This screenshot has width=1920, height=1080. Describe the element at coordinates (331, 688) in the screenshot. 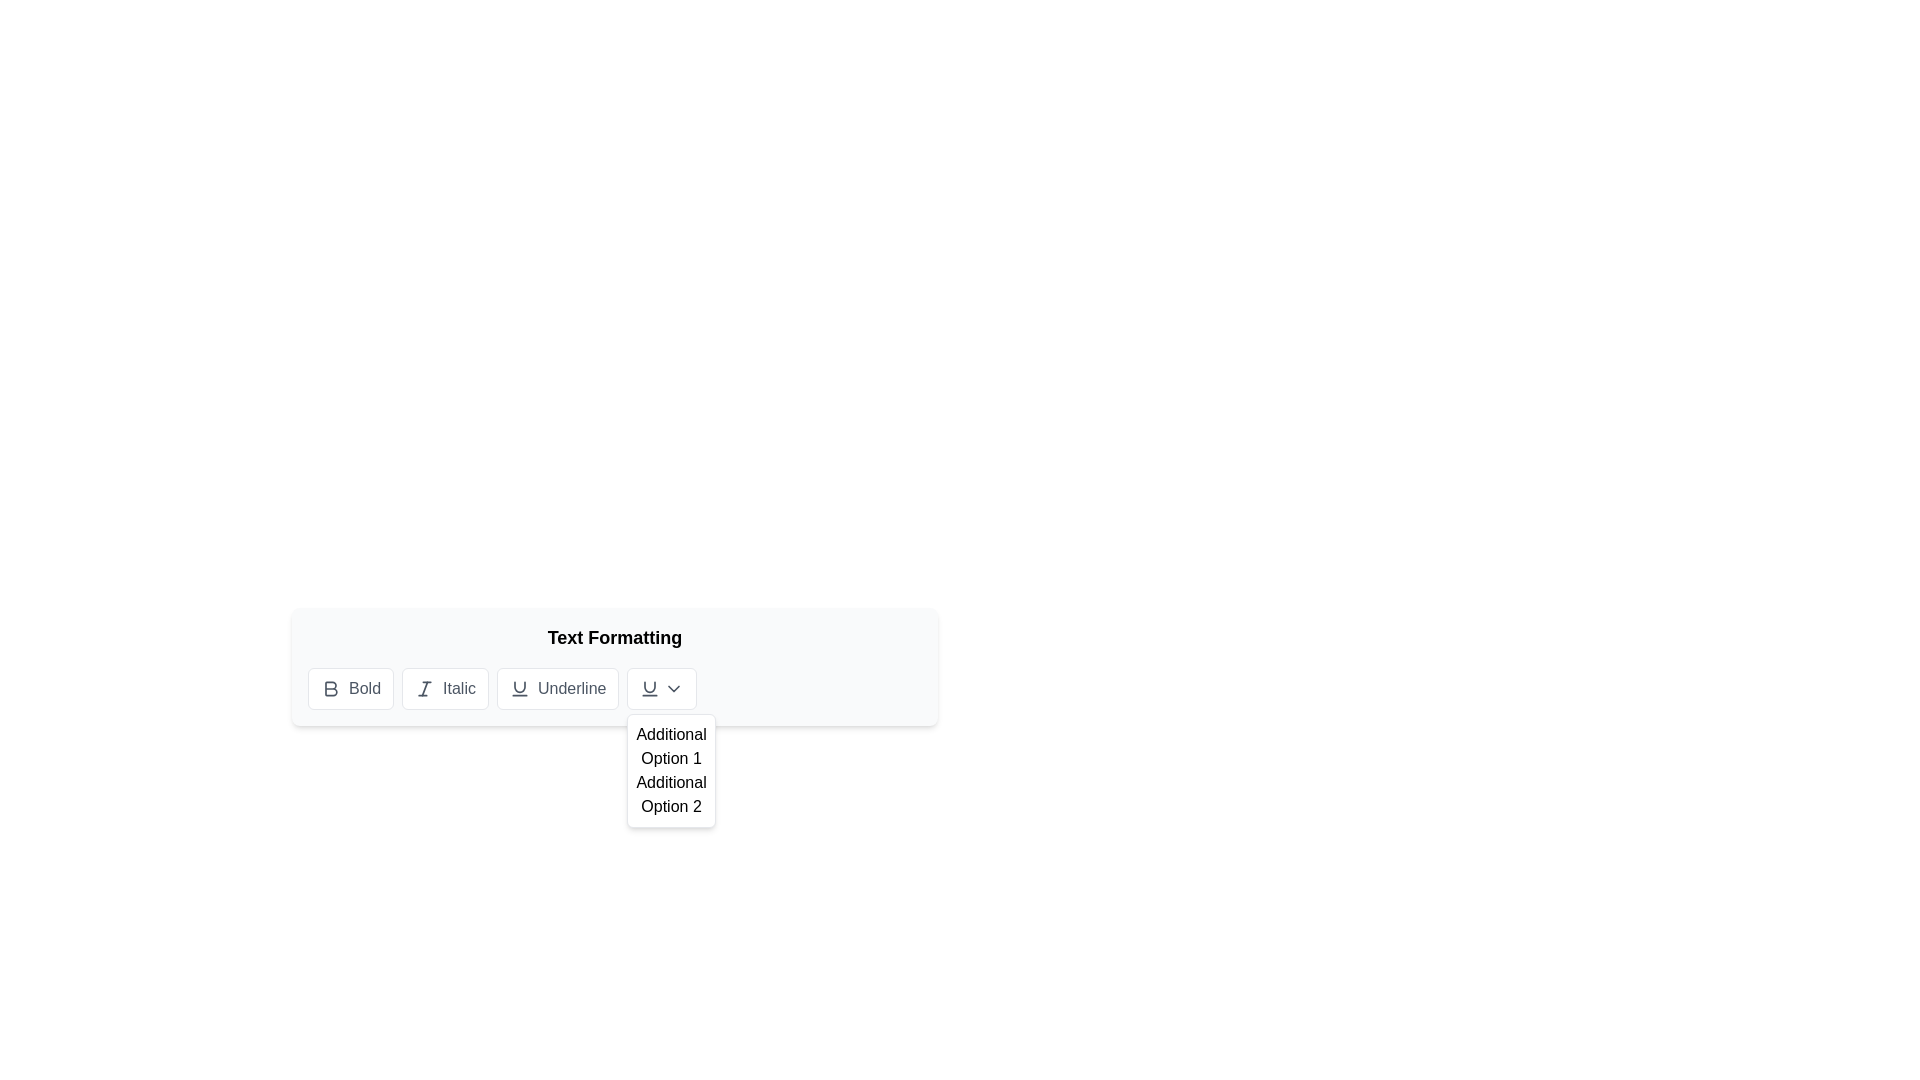

I see `the bold formatting icon located in the formatting toolbar` at that location.